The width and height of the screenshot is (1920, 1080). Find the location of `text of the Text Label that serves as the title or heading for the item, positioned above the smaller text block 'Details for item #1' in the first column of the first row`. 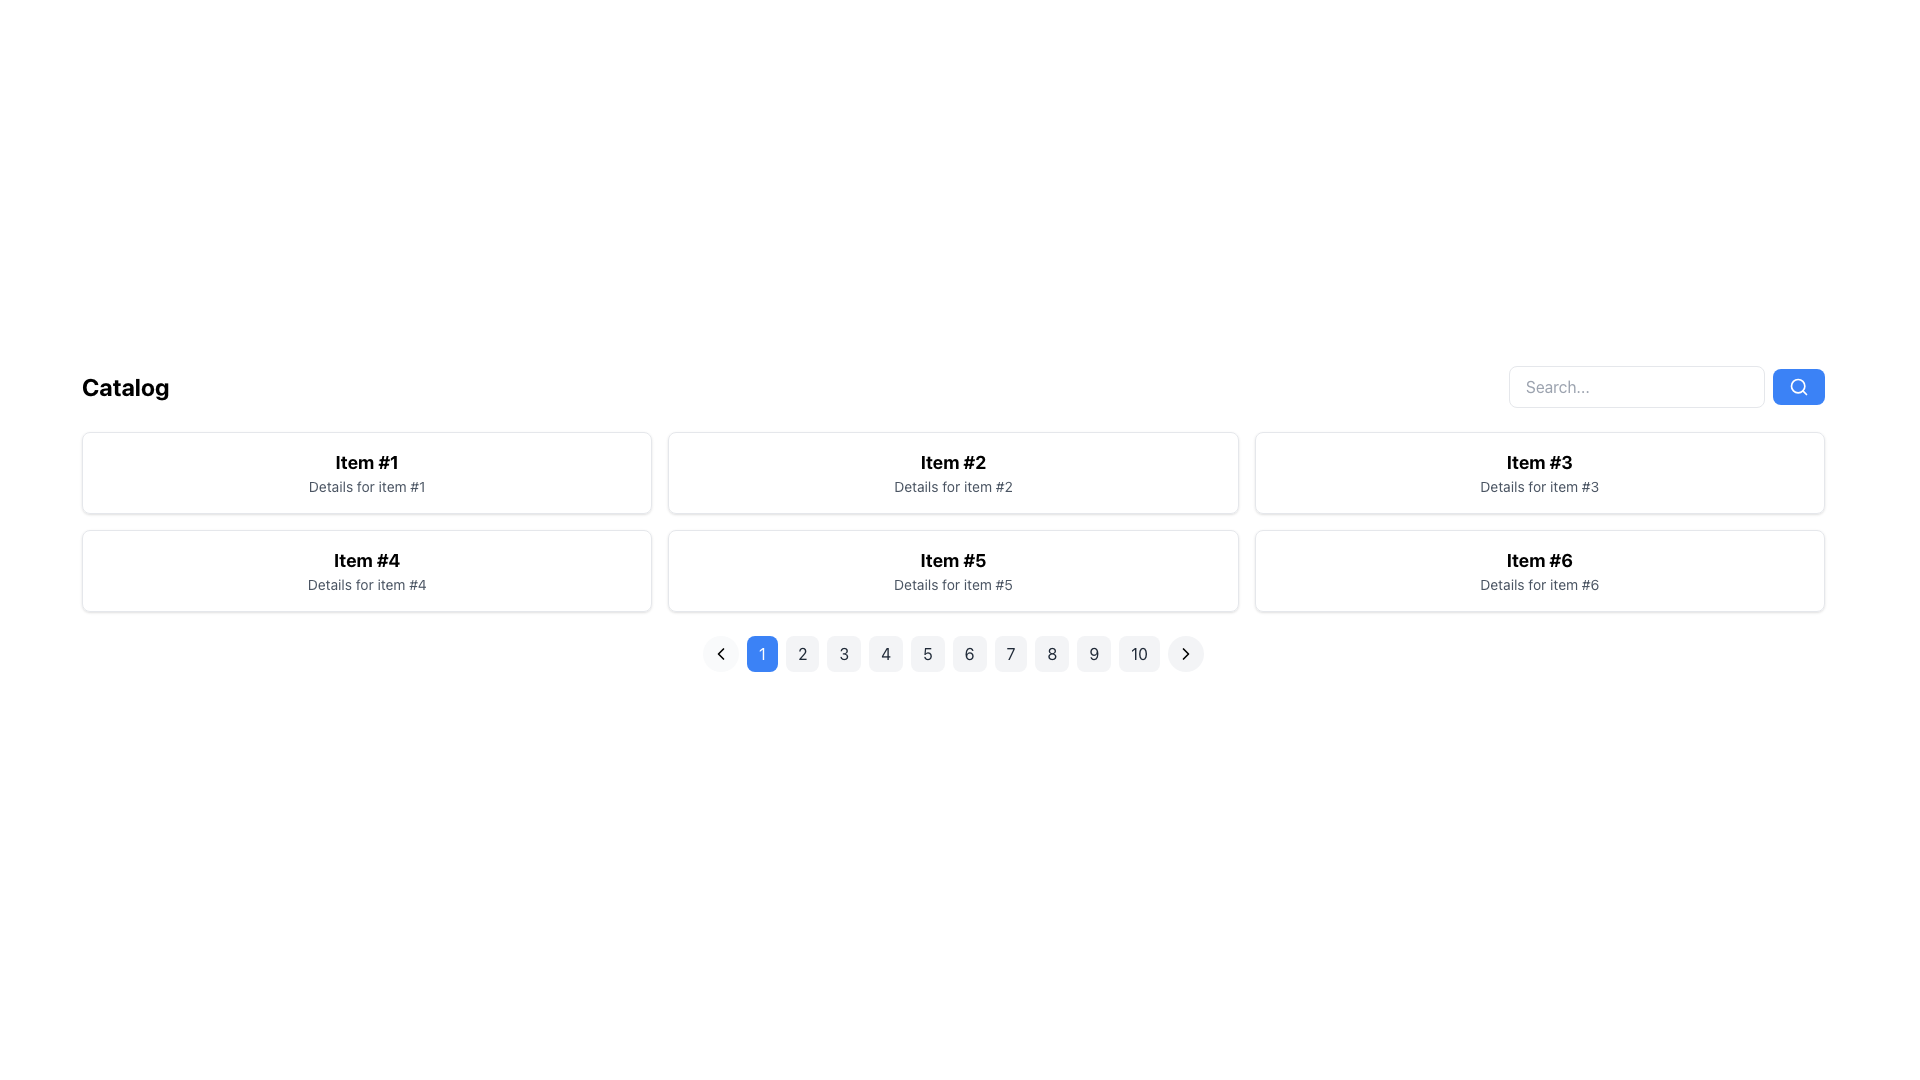

text of the Text Label that serves as the title or heading for the item, positioned above the smaller text block 'Details for item #1' in the first column of the first row is located at coordinates (367, 462).